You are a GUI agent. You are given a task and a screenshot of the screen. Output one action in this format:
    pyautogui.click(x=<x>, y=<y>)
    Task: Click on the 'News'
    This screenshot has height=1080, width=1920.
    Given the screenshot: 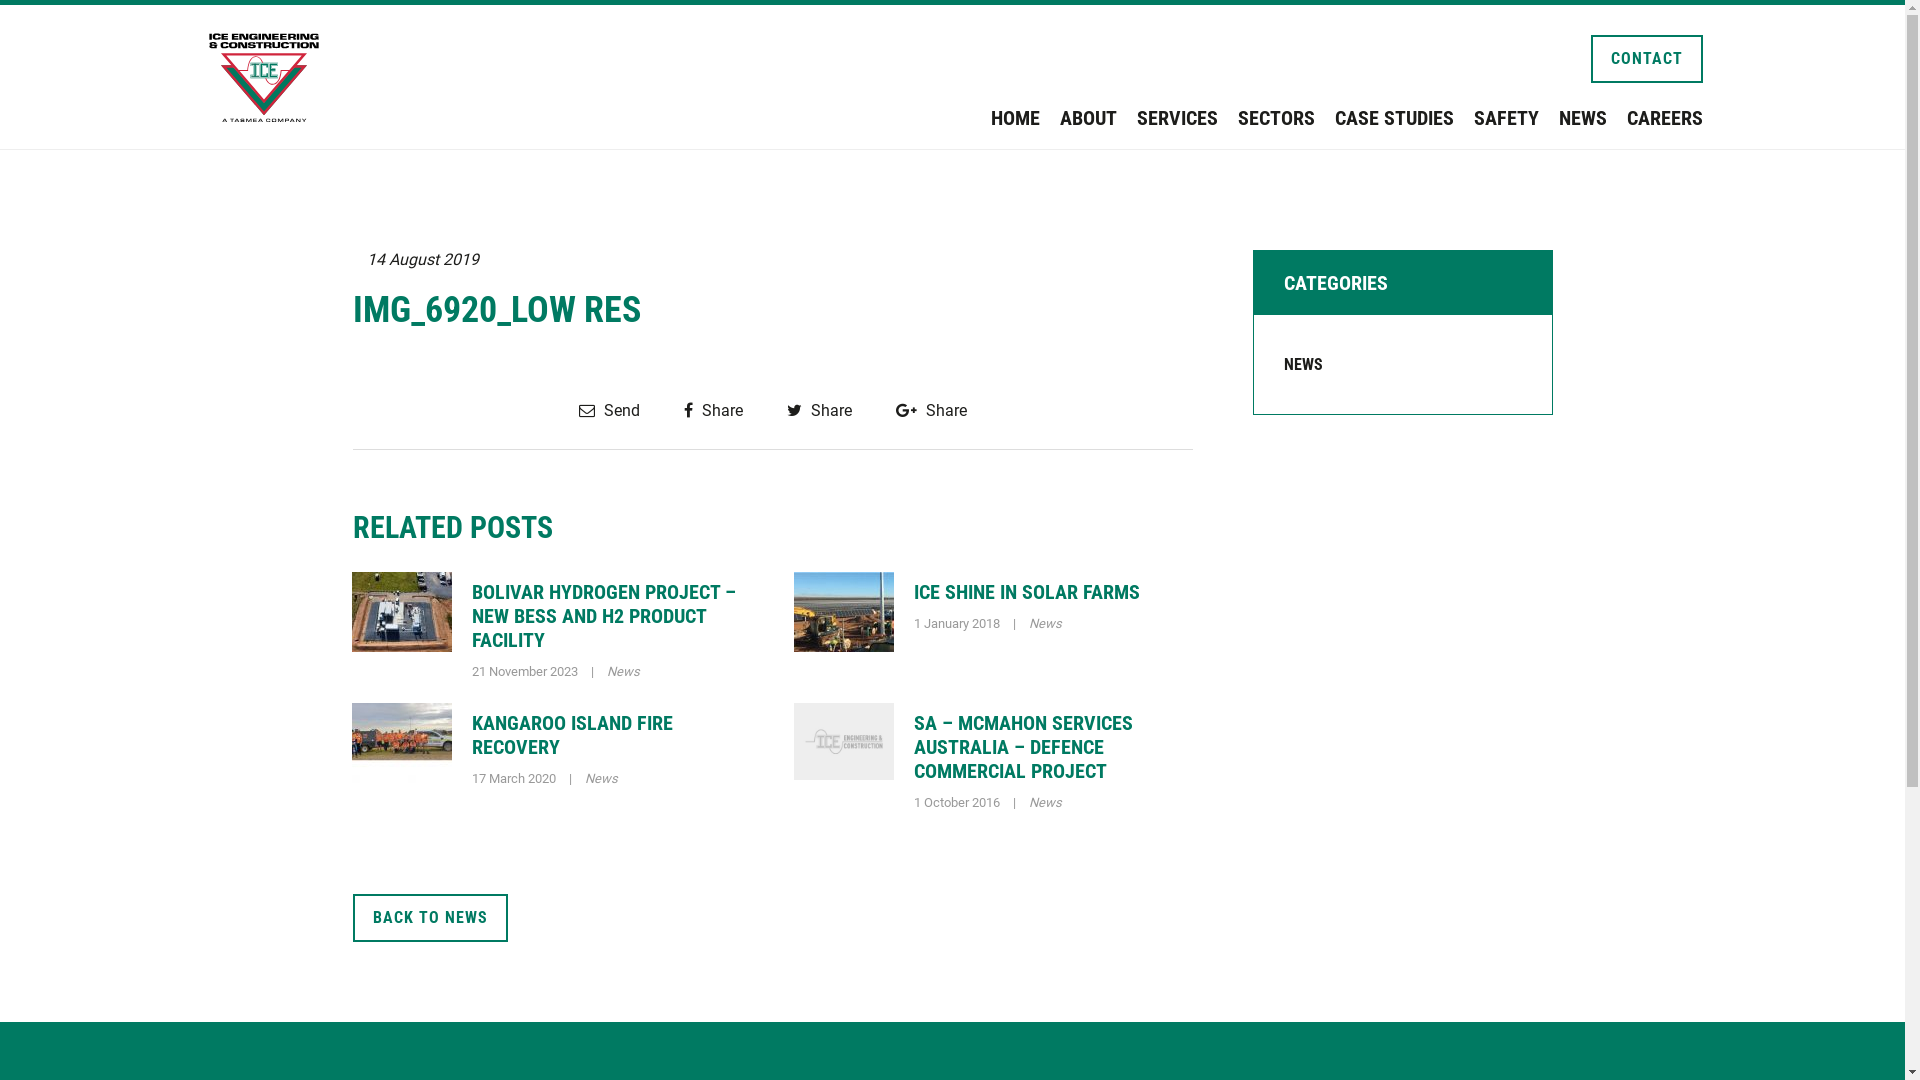 What is the action you would take?
    pyautogui.click(x=599, y=777)
    